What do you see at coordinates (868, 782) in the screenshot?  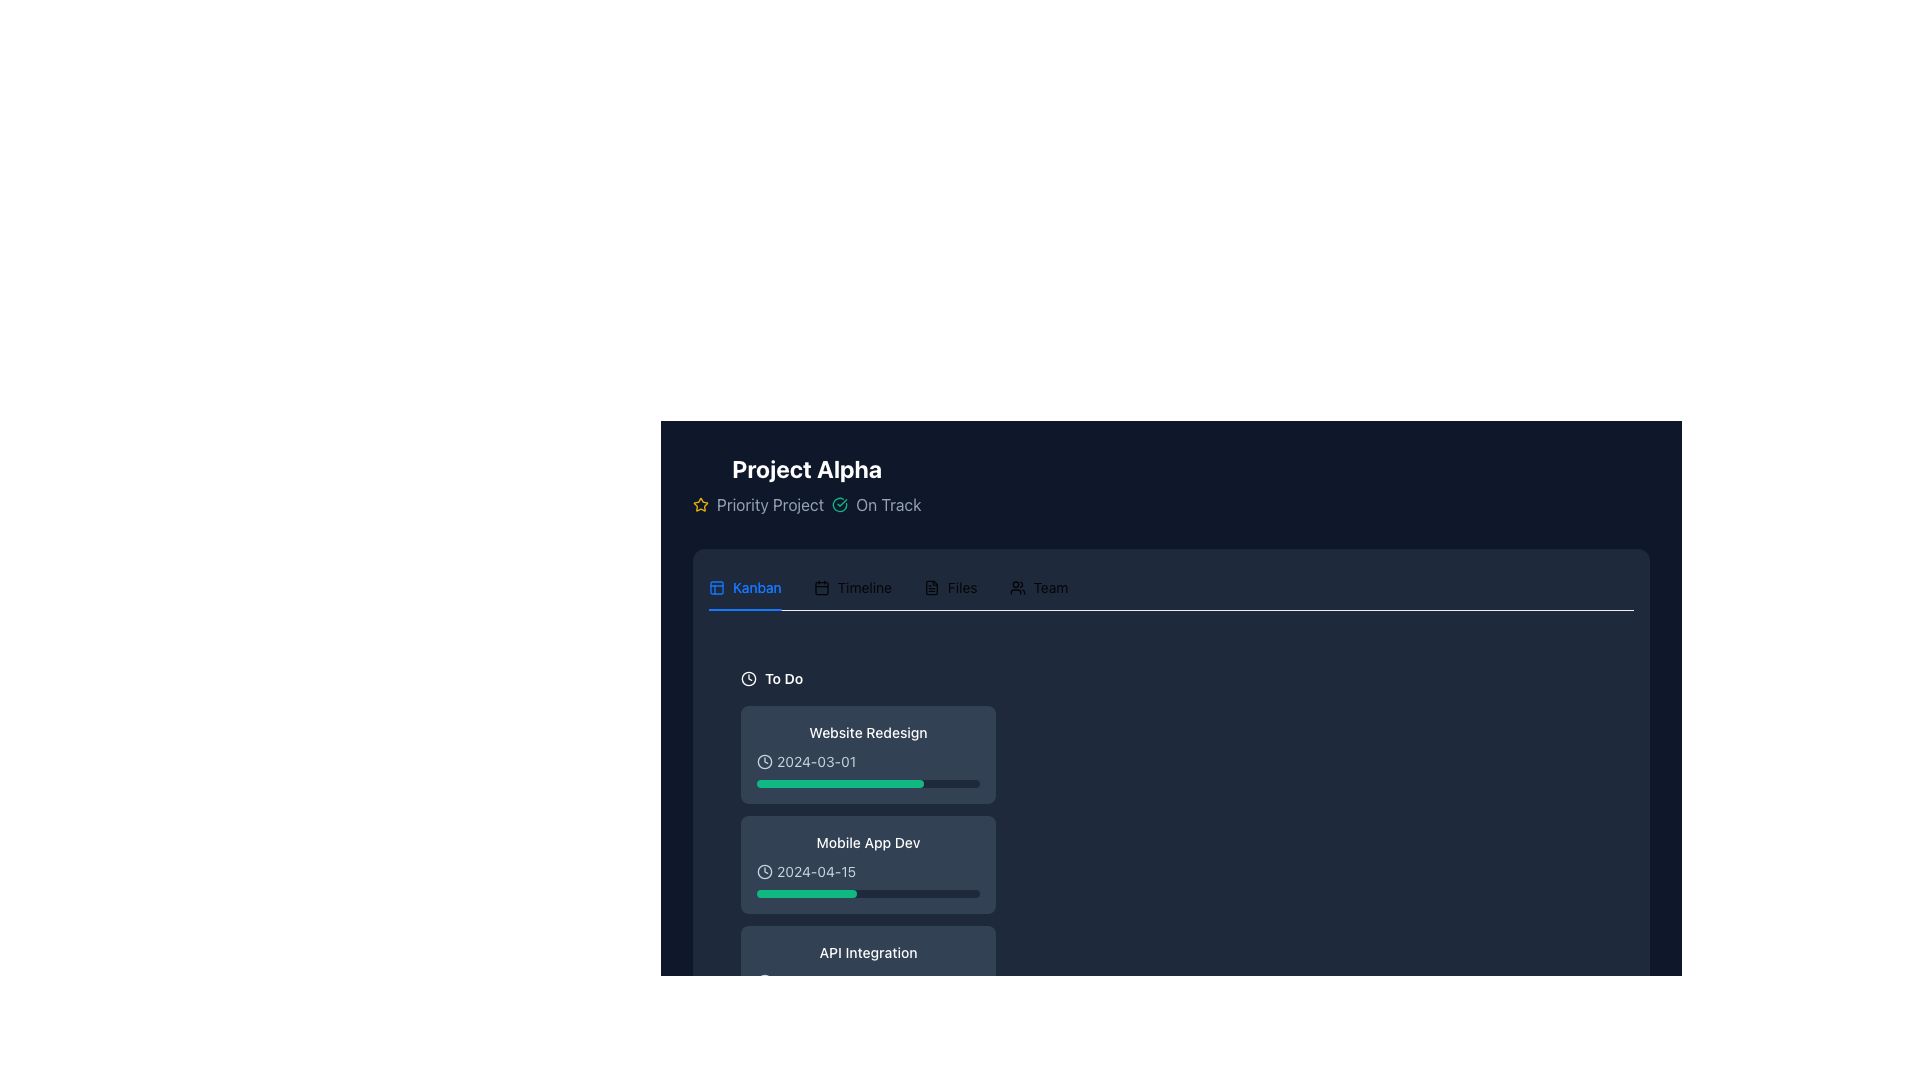 I see `the progress bar representing the completion of the 'Website Redesign' task, located within the card labeled 'Website Redesign' and below the subtitle '2024-03-01'` at bounding box center [868, 782].